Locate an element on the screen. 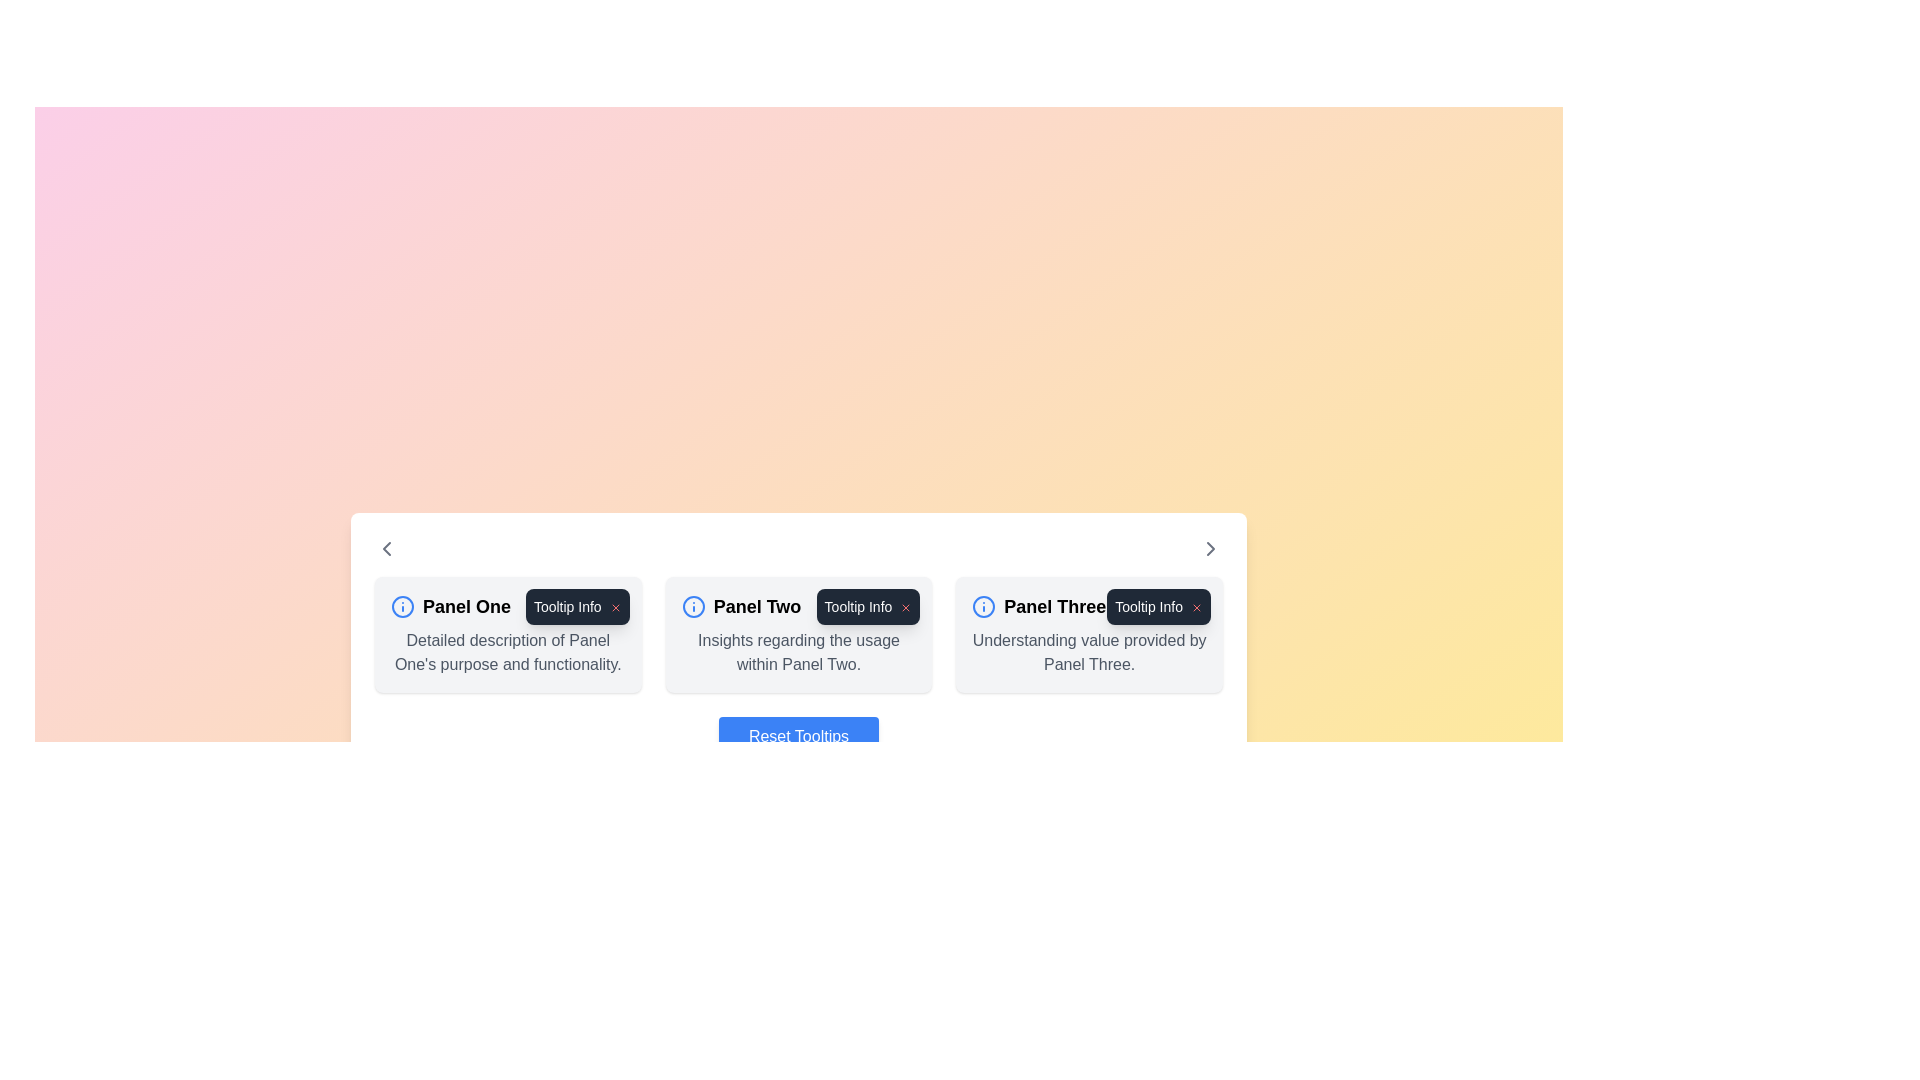 The height and width of the screenshot is (1080, 1920). the text block that contains the content 'Detailed description of Panel One's purpose and functionality.', which is styled with a gray font color and positioned below the title 'Panel One' is located at coordinates (508, 652).